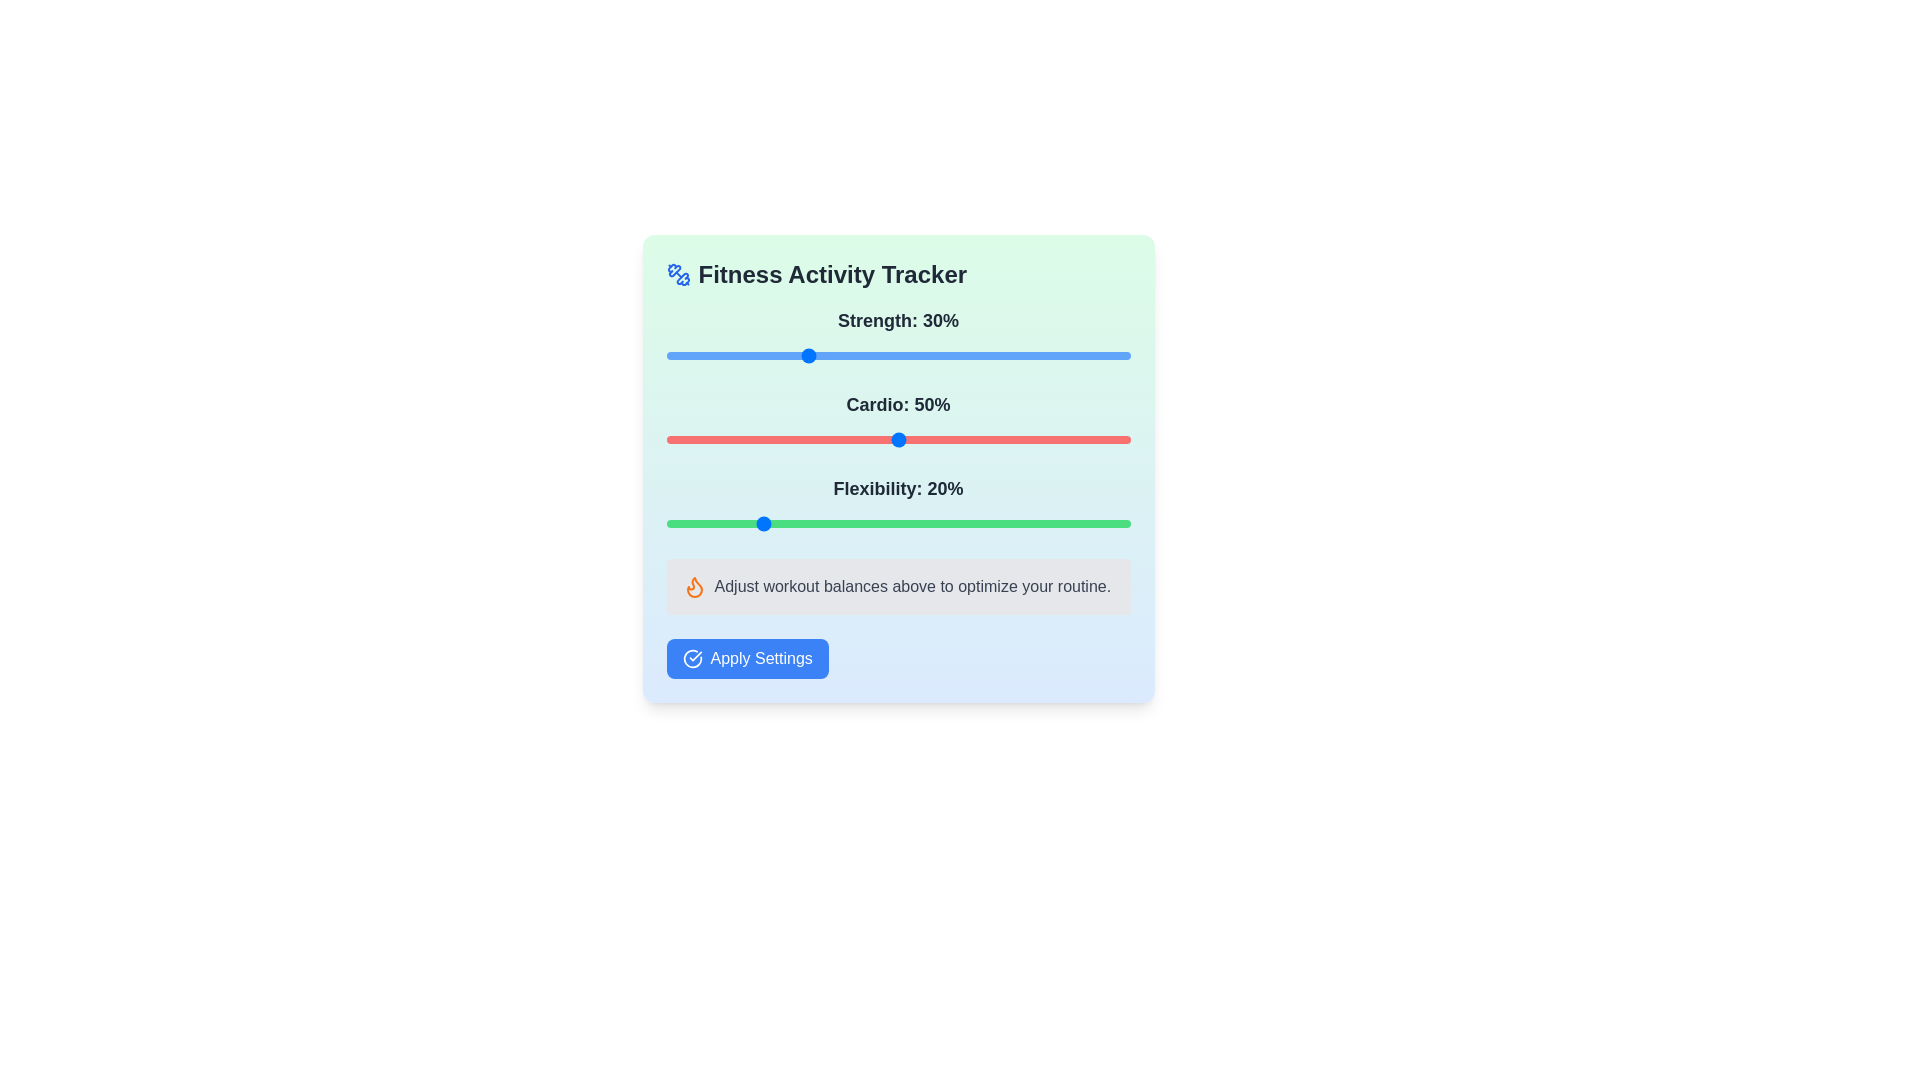 This screenshot has height=1080, width=1920. I want to click on the slider value, so click(1110, 354).